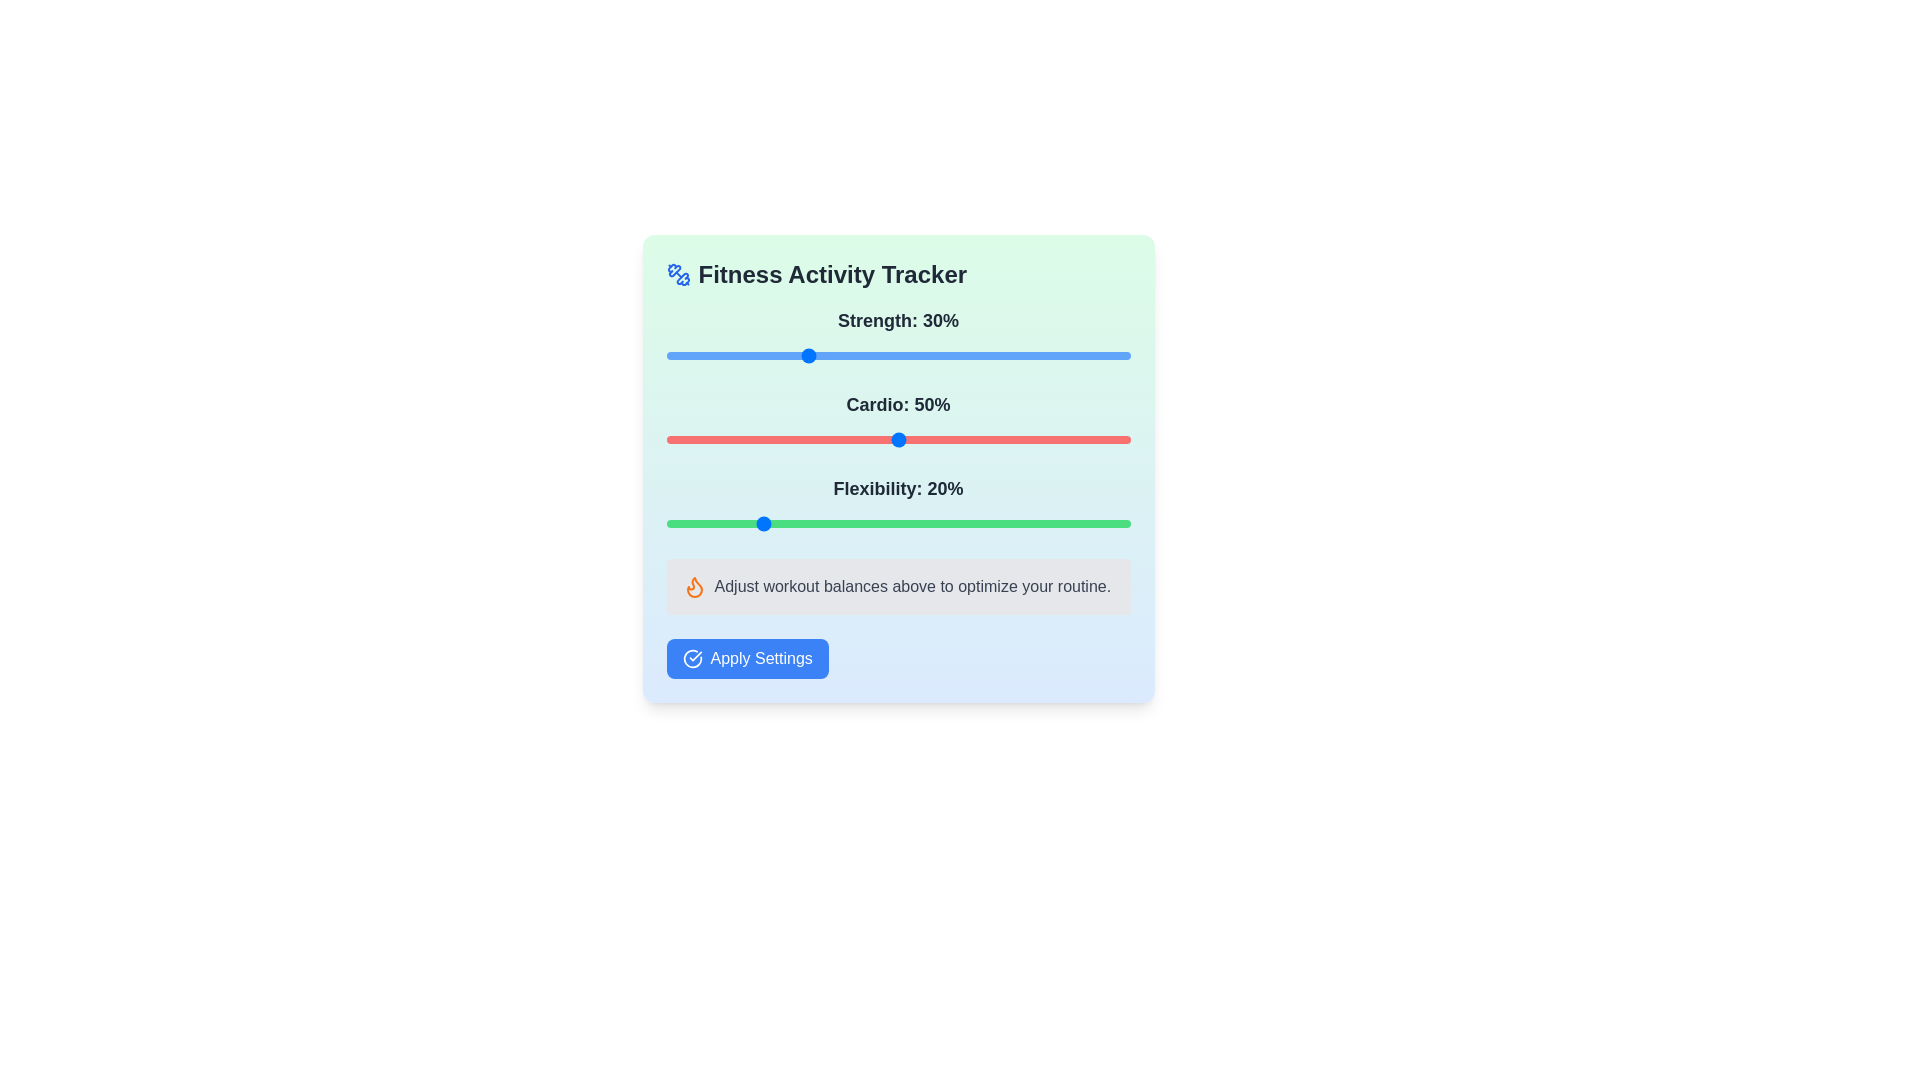 This screenshot has height=1080, width=1920. I want to click on the slider value, so click(1110, 354).